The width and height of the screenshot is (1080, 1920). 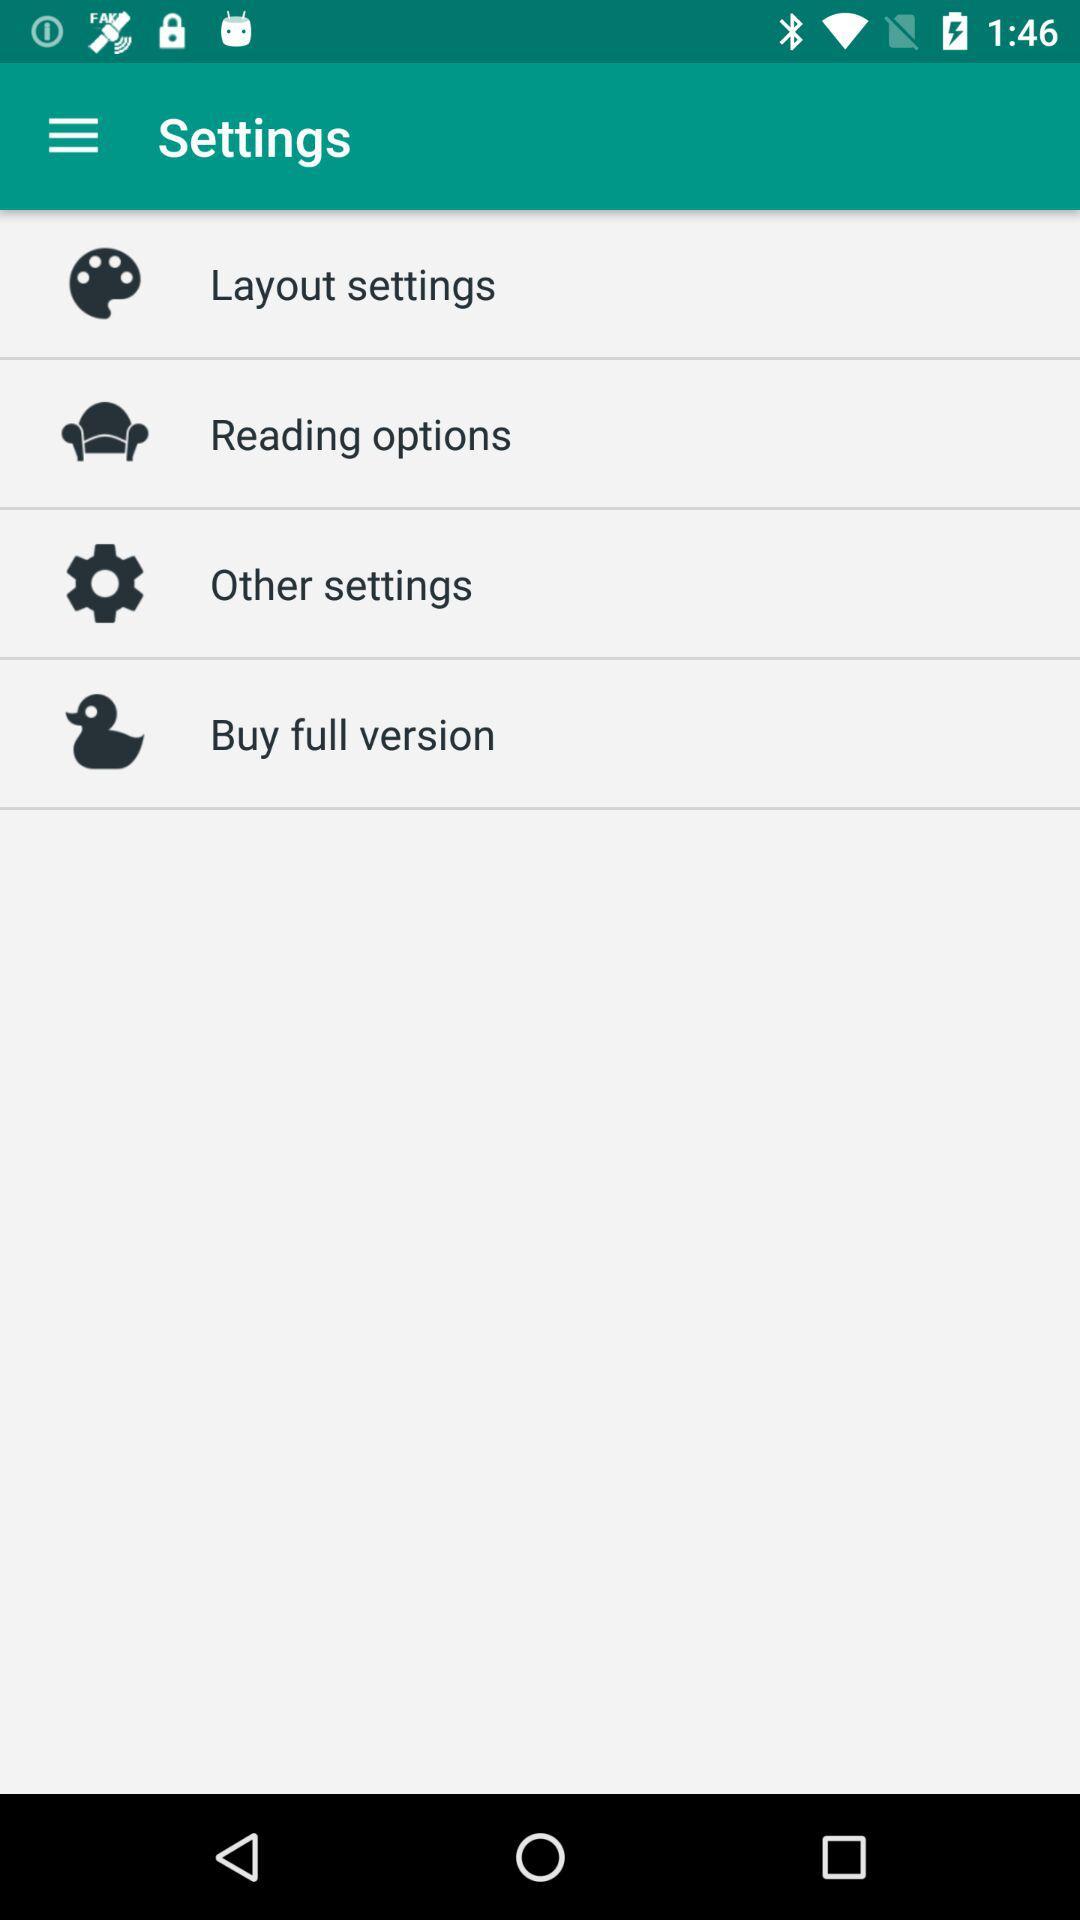 I want to click on the layout settings item, so click(x=352, y=282).